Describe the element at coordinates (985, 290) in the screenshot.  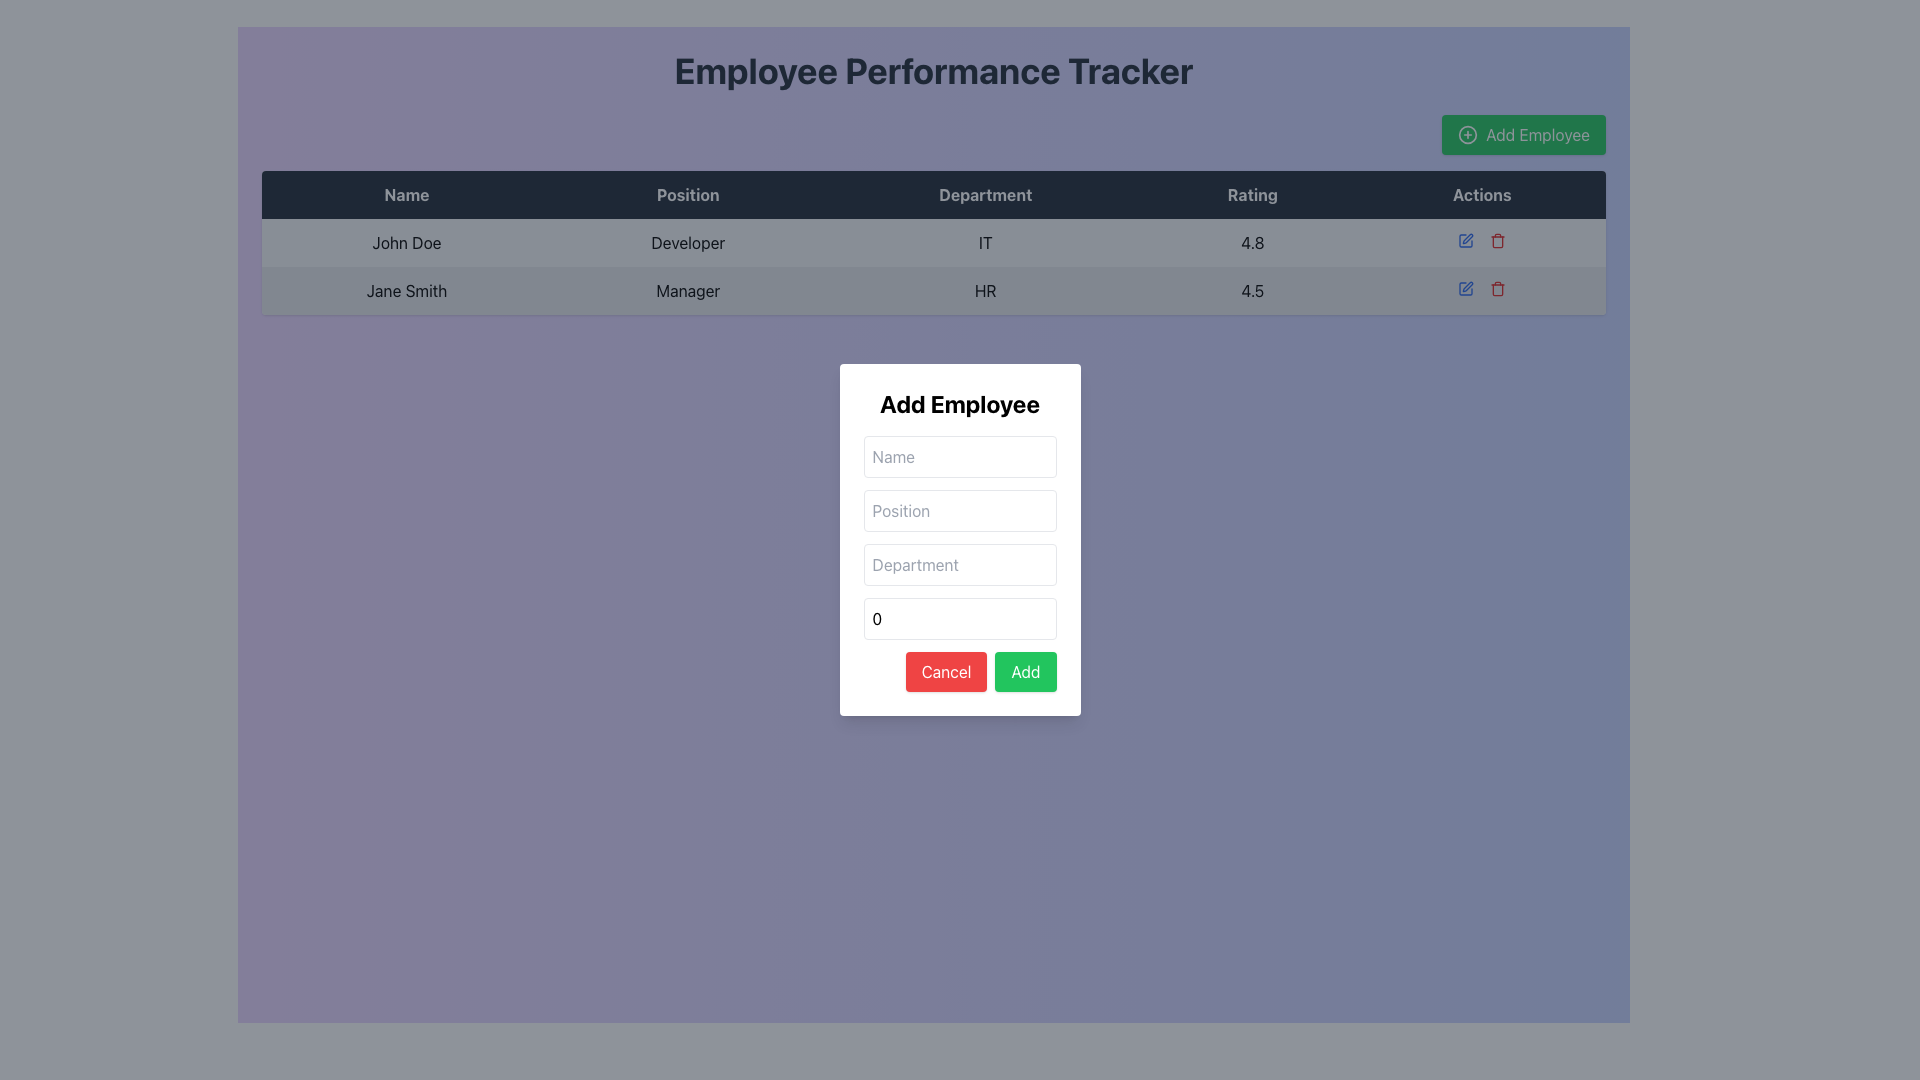
I see `the static table cell displaying 'HR' which is located in the second row under the 'Department' column` at that location.